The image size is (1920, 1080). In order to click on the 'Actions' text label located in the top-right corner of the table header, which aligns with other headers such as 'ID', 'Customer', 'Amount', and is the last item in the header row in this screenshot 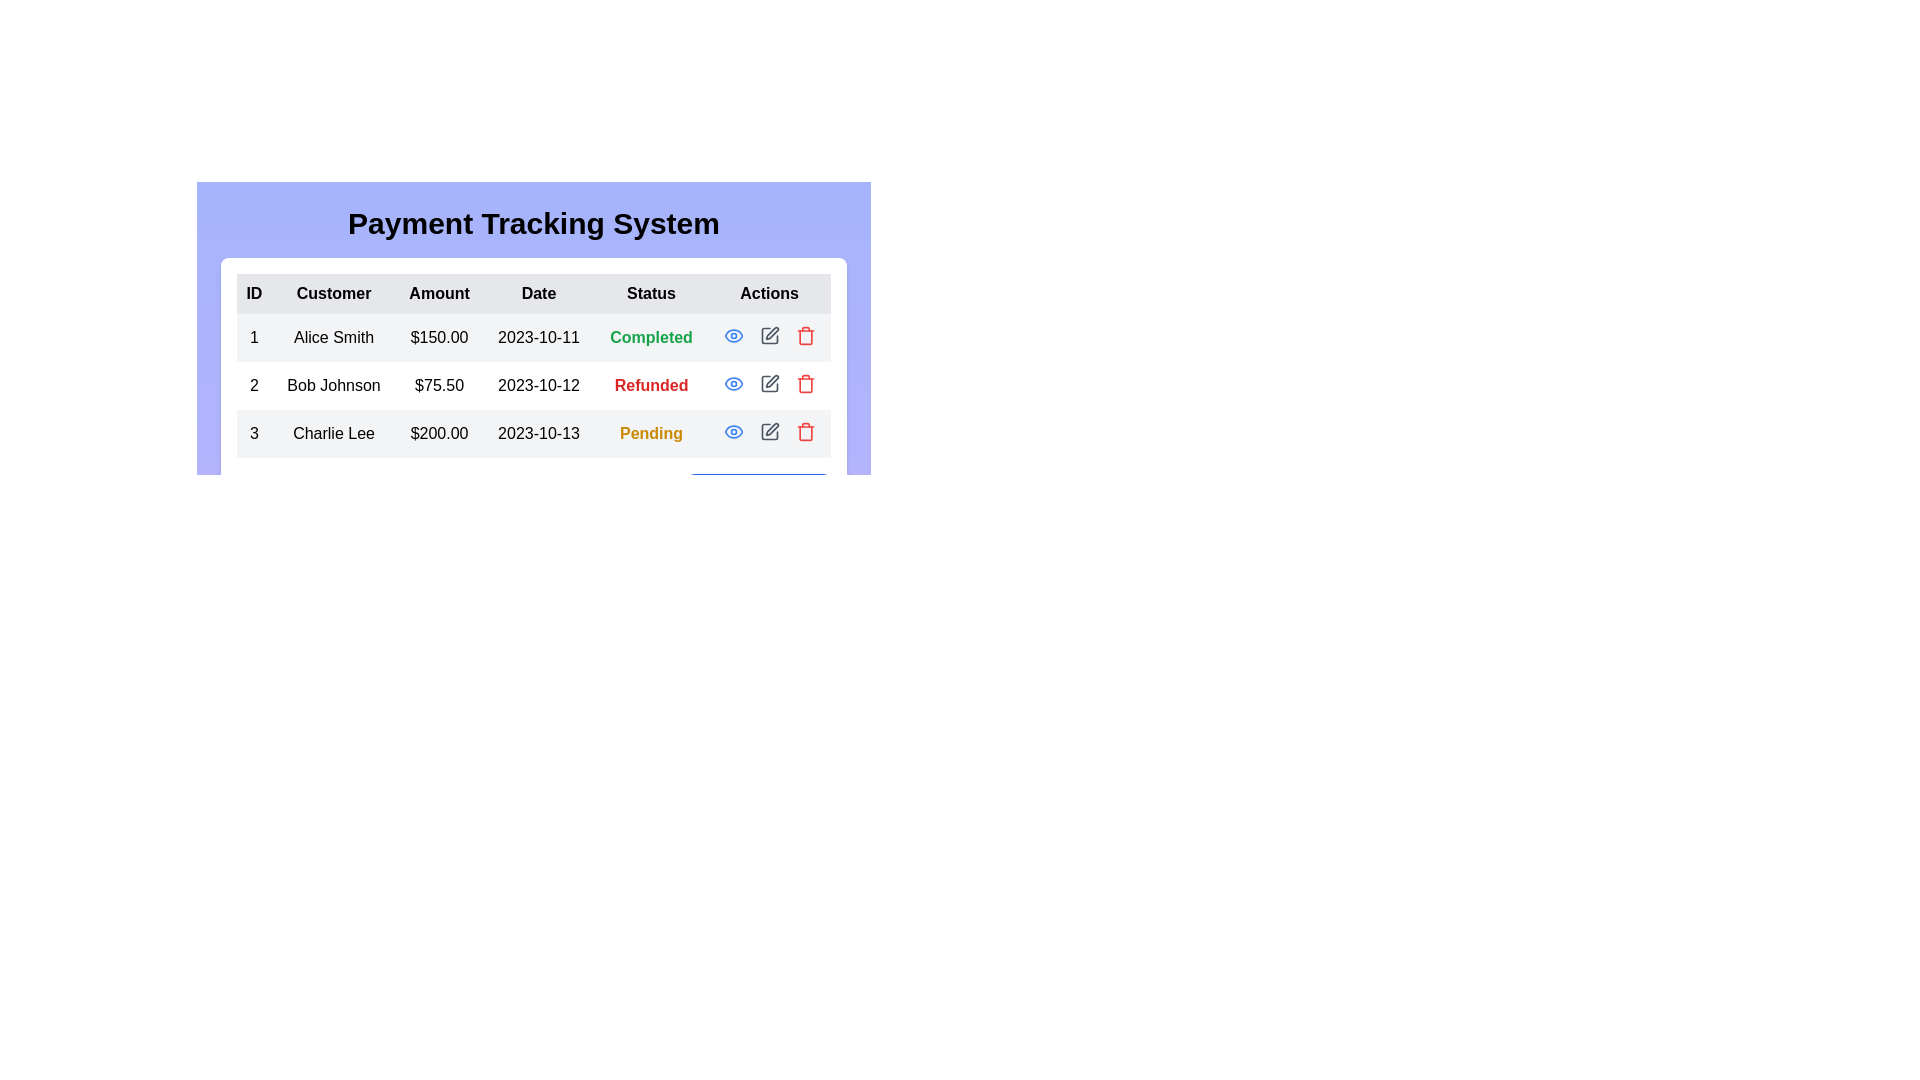, I will do `click(768, 293)`.